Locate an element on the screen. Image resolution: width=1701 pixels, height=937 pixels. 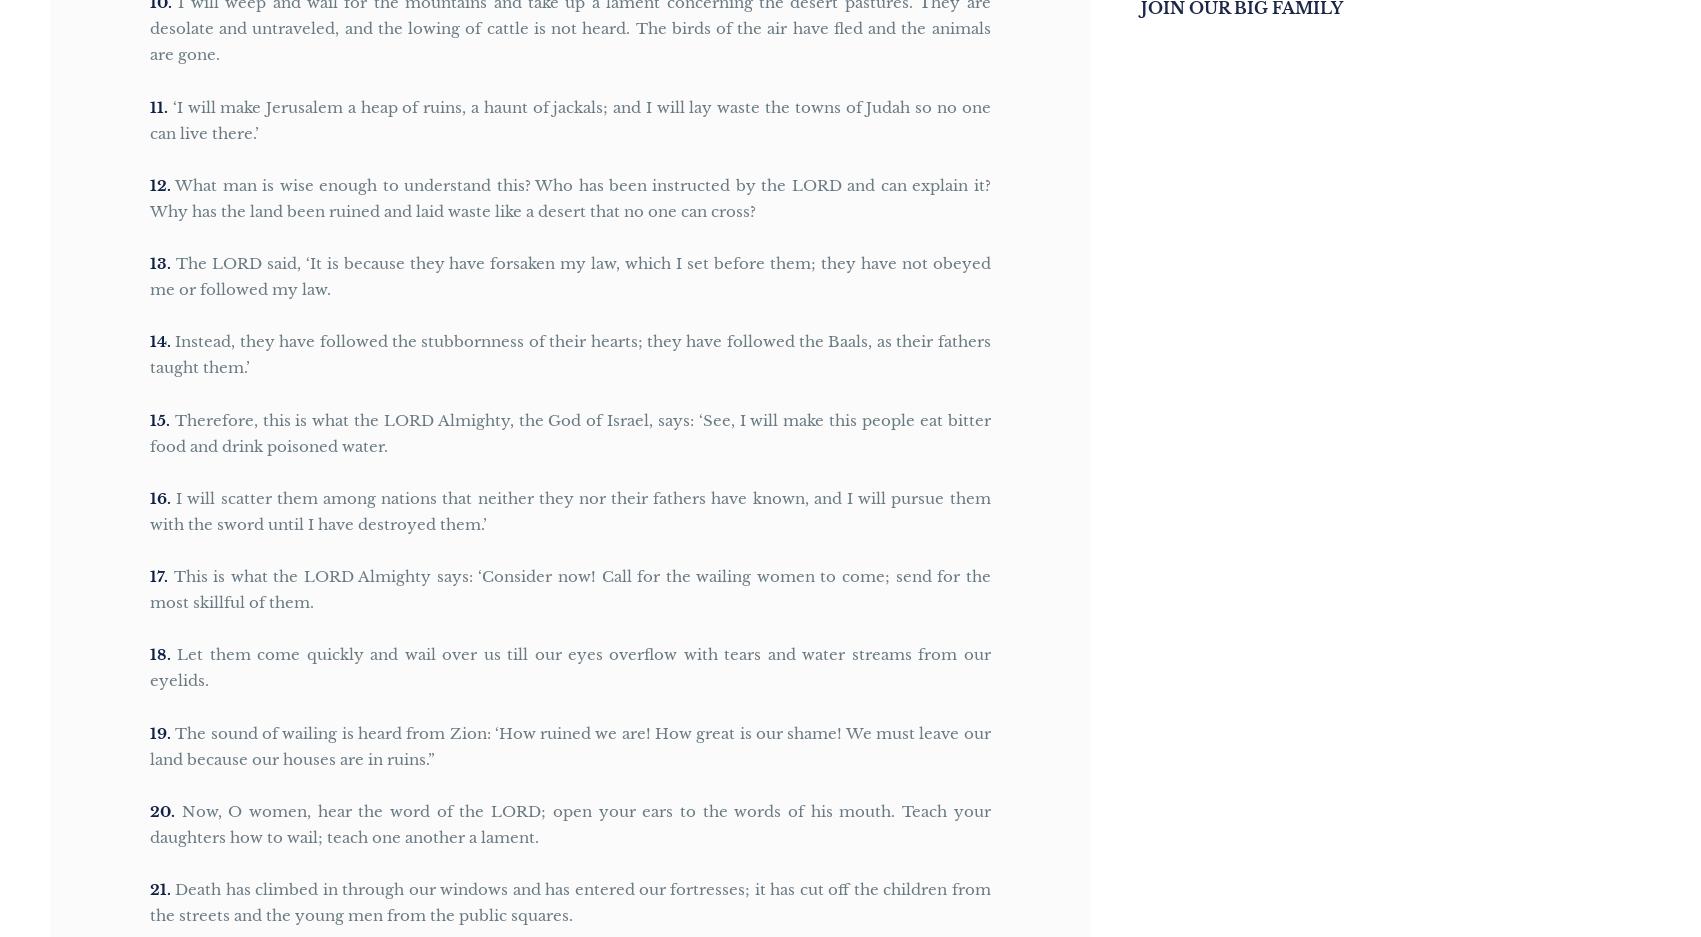
'Let them come quickly and wail over us till our eyes overflow with tears and water streams from our eyelids.' is located at coordinates (570, 666).